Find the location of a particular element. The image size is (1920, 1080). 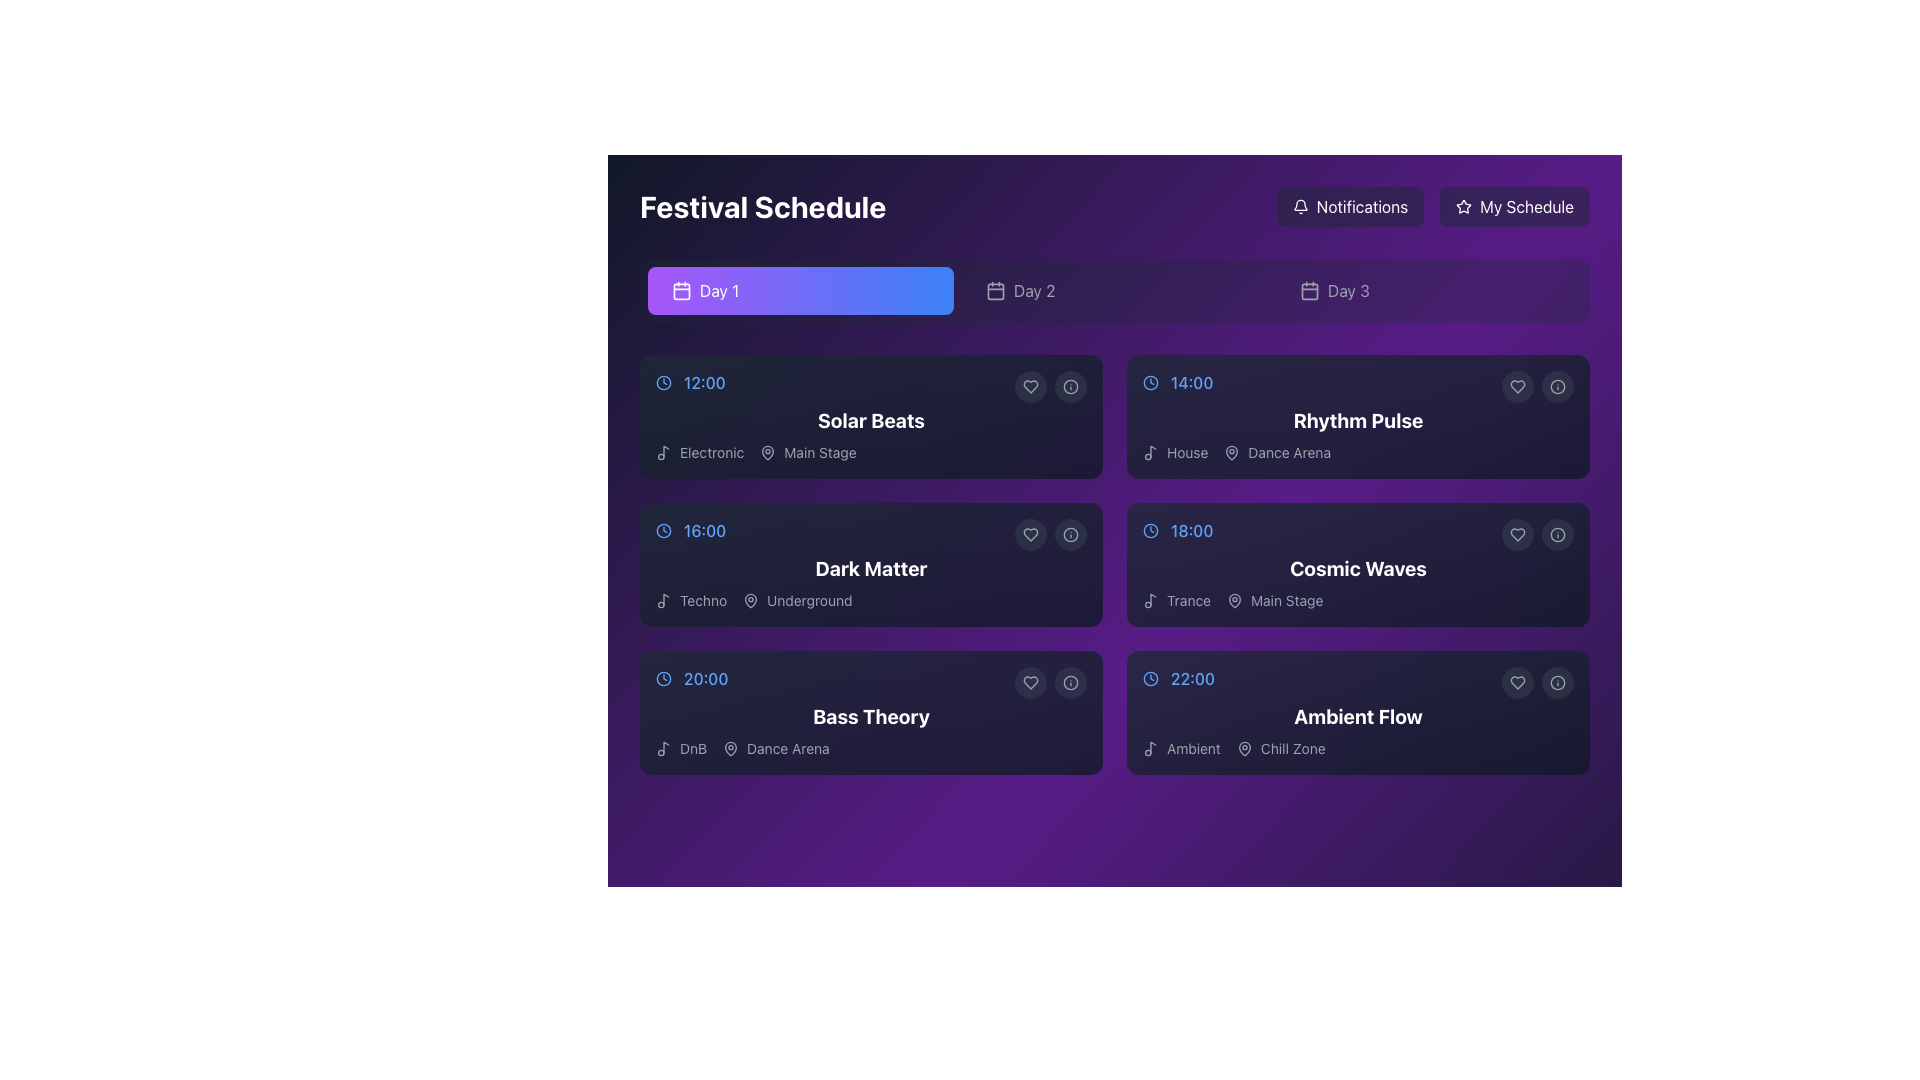

on the fourth event card in the festival schedule is located at coordinates (1358, 564).